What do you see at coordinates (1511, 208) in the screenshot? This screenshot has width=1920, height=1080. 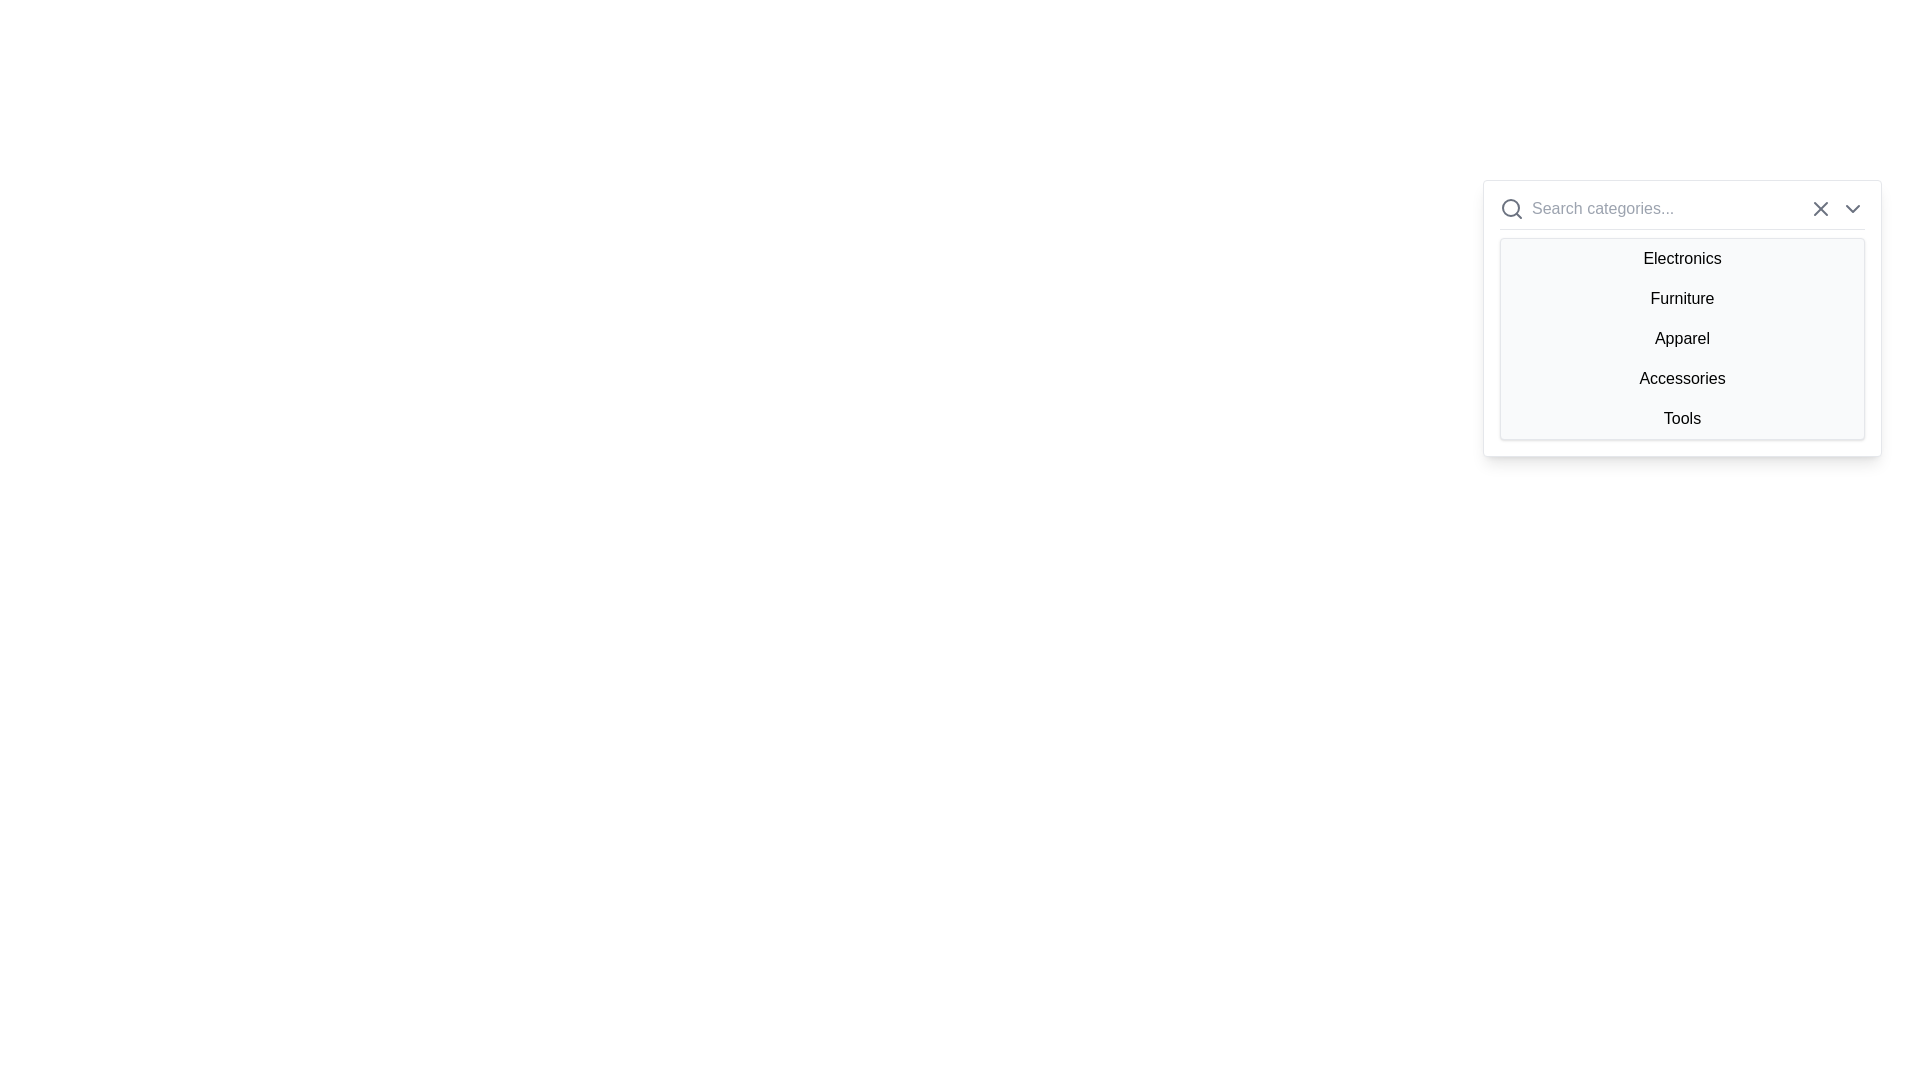 I see `the circular search icon located on the left-hand side of the header for the category dropdown menu` at bounding box center [1511, 208].